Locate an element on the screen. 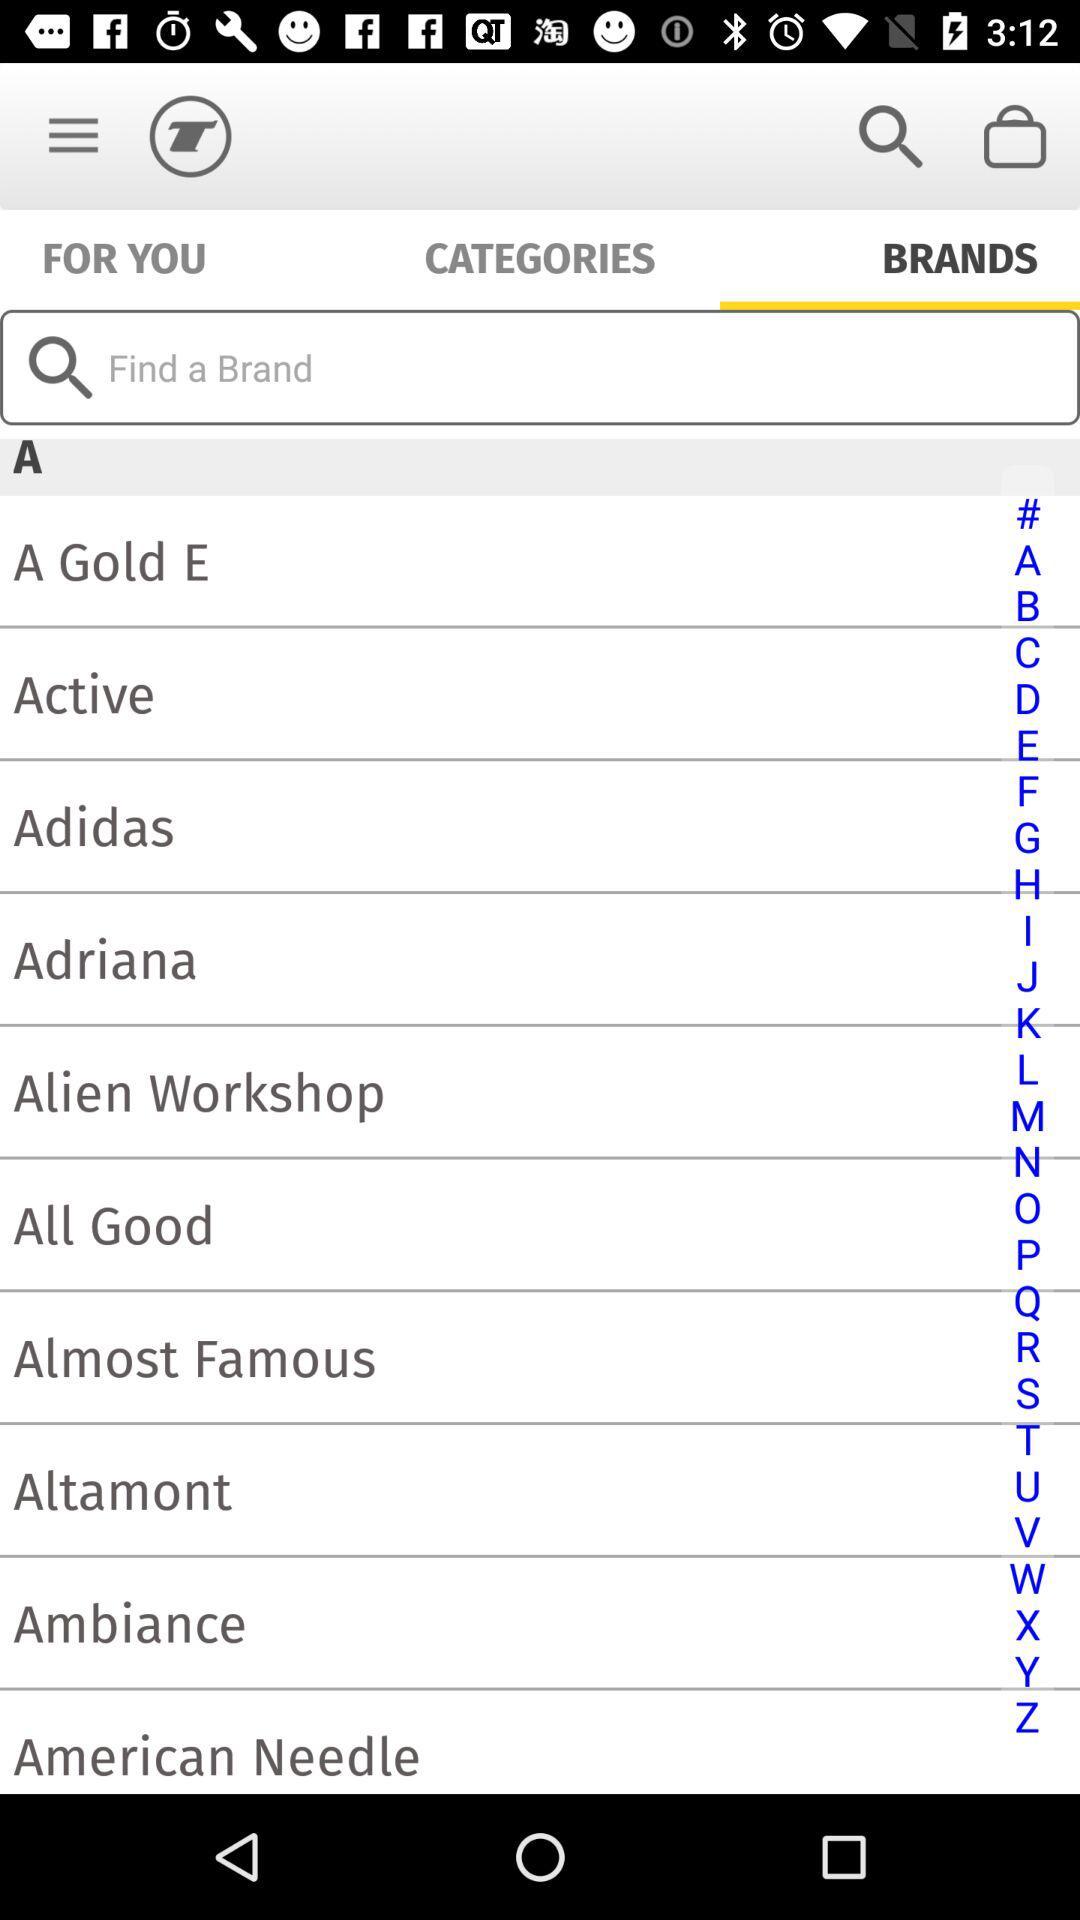 The image size is (1080, 1920). search for brand is located at coordinates (540, 367).